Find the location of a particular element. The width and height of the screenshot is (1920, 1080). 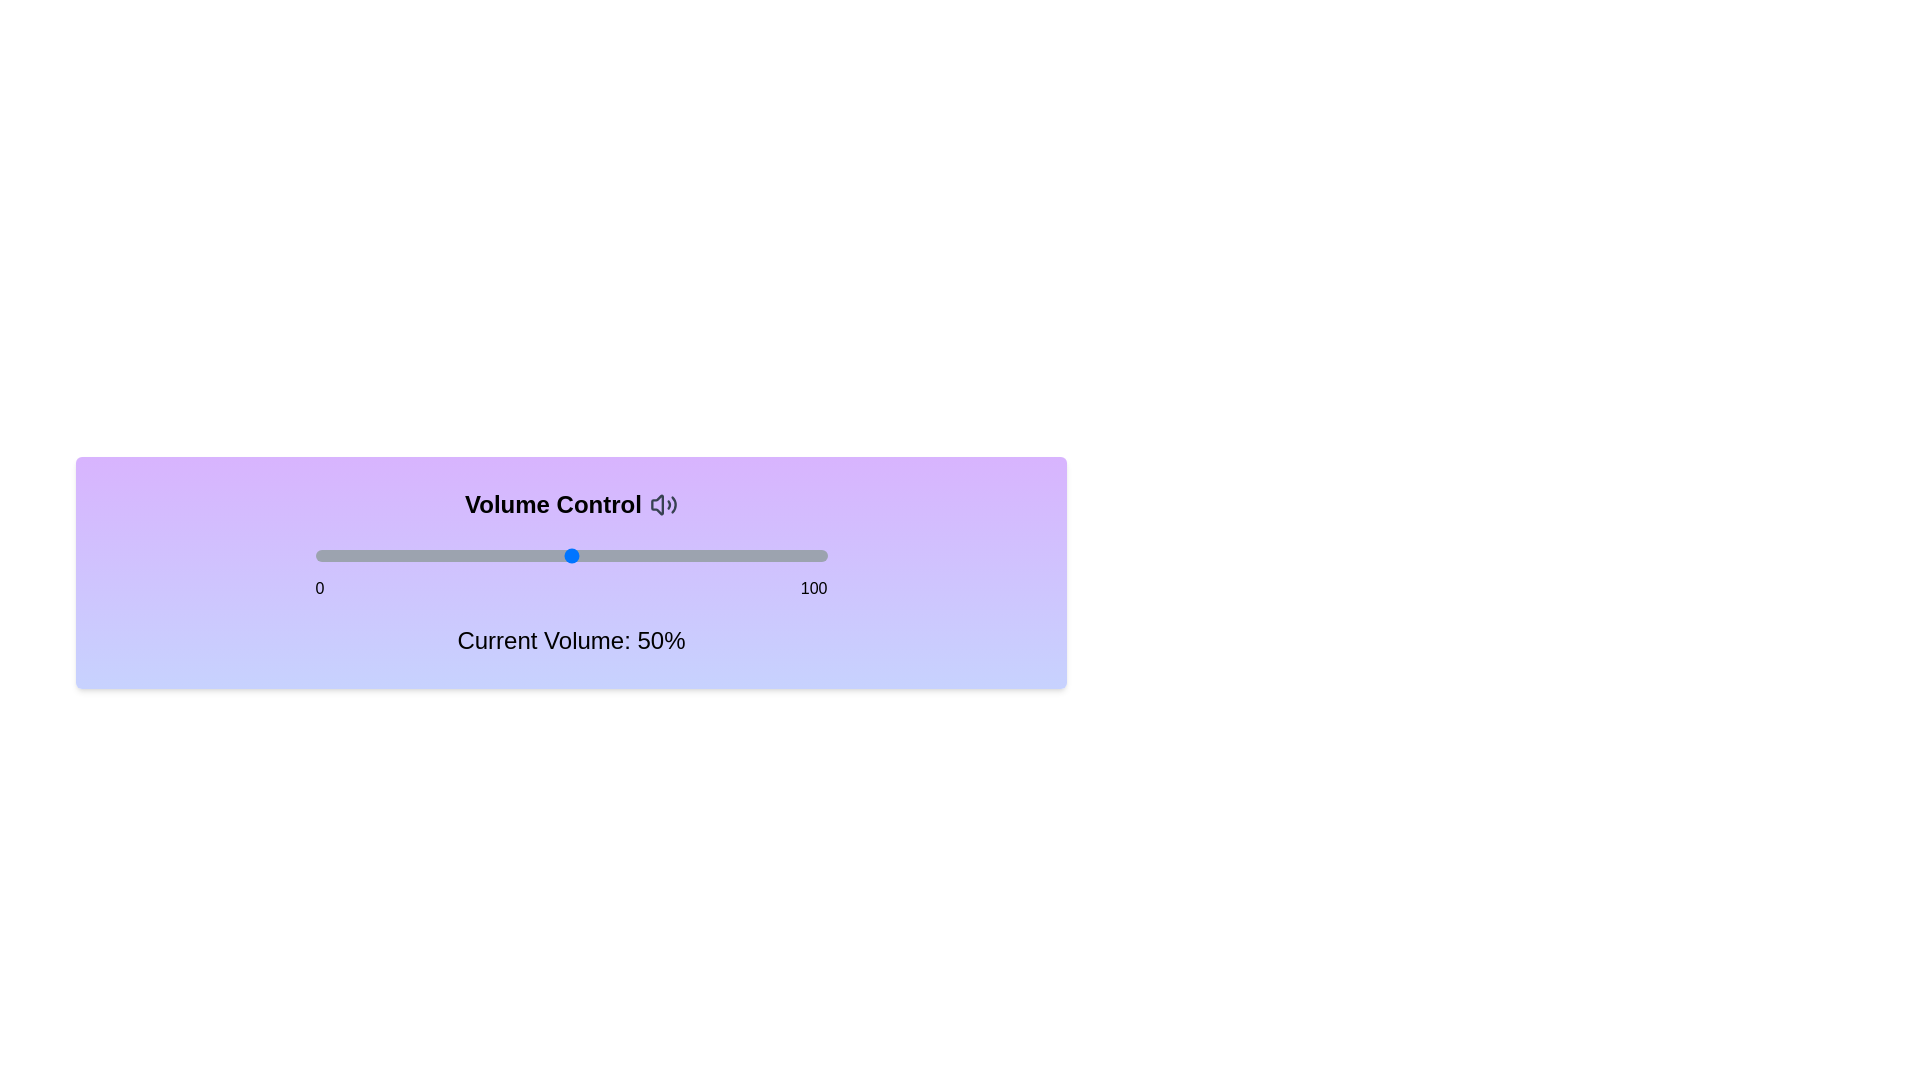

the volume to 61% by dragging the slider is located at coordinates (626, 555).